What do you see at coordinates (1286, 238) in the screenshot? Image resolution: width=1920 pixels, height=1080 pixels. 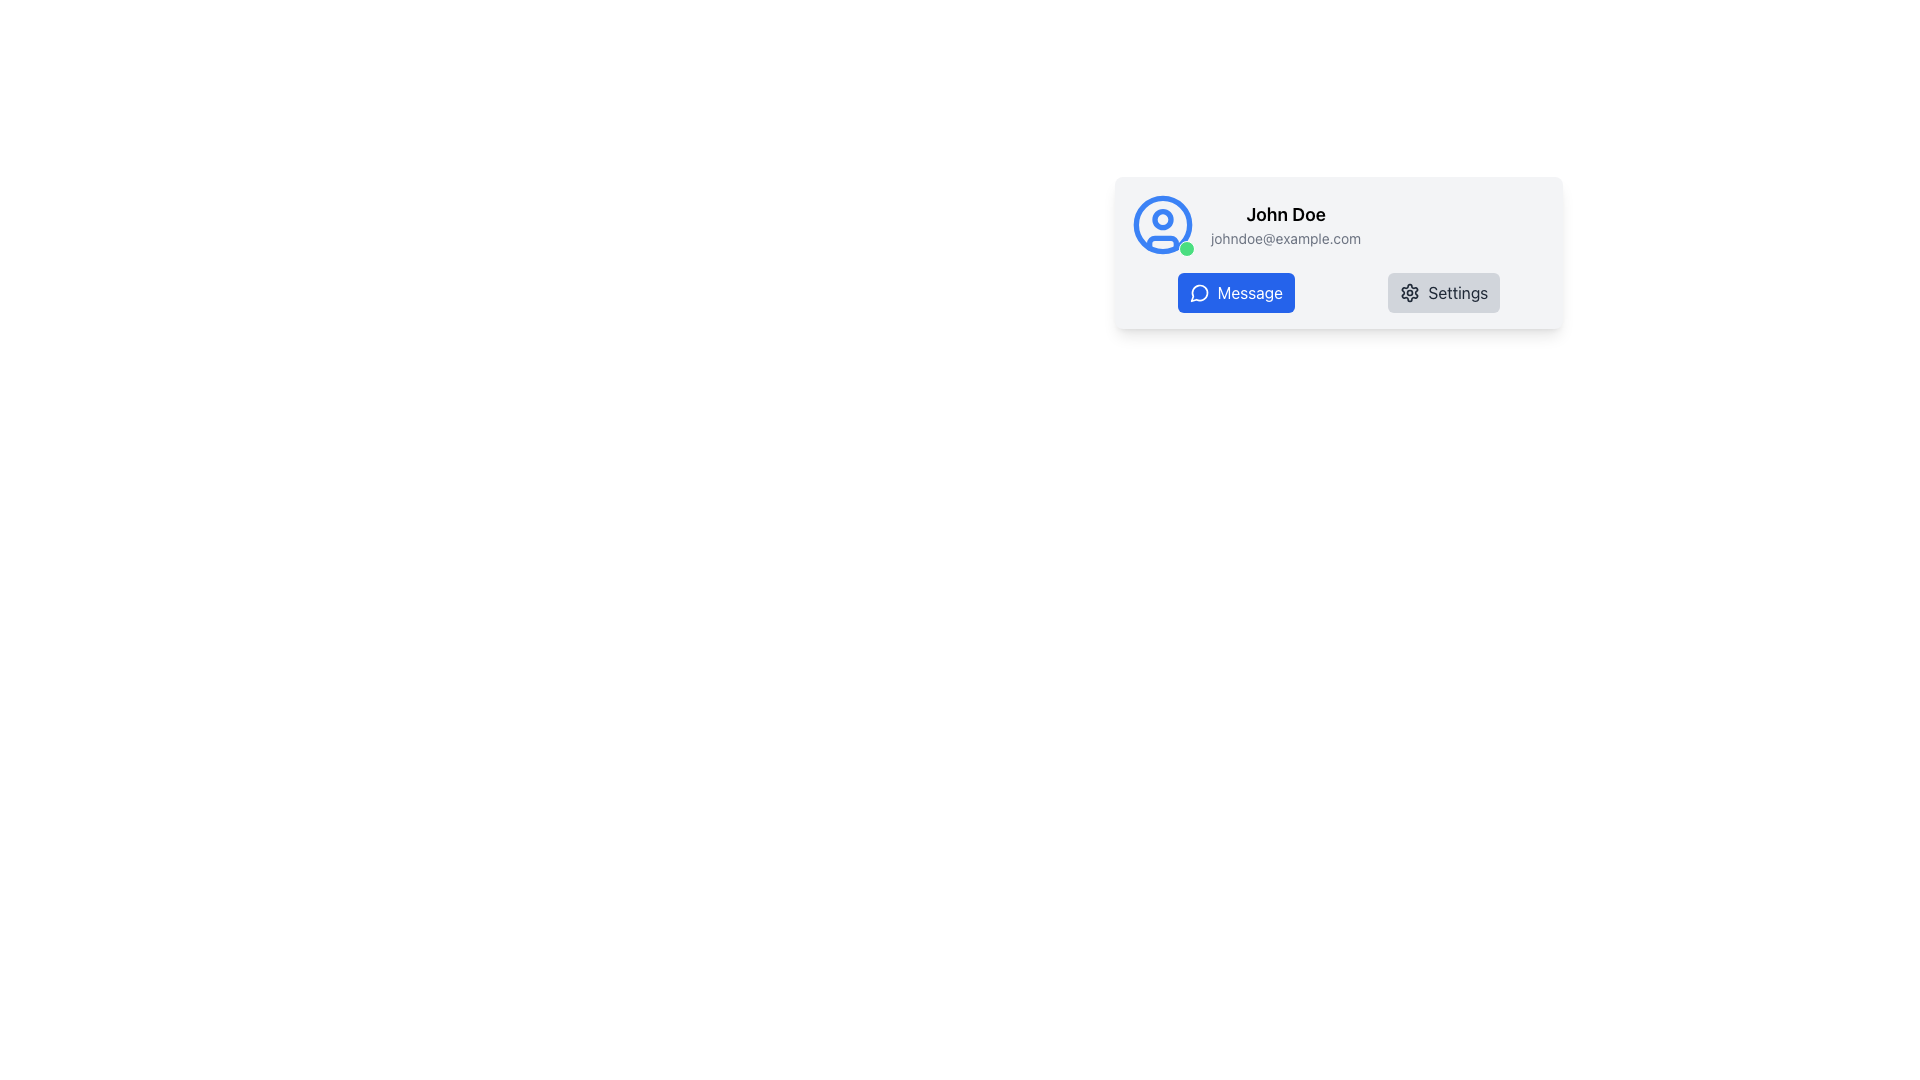 I see `the Text label displaying the user's email address, which is positioned below 'John Doe' and centered within the card` at bounding box center [1286, 238].